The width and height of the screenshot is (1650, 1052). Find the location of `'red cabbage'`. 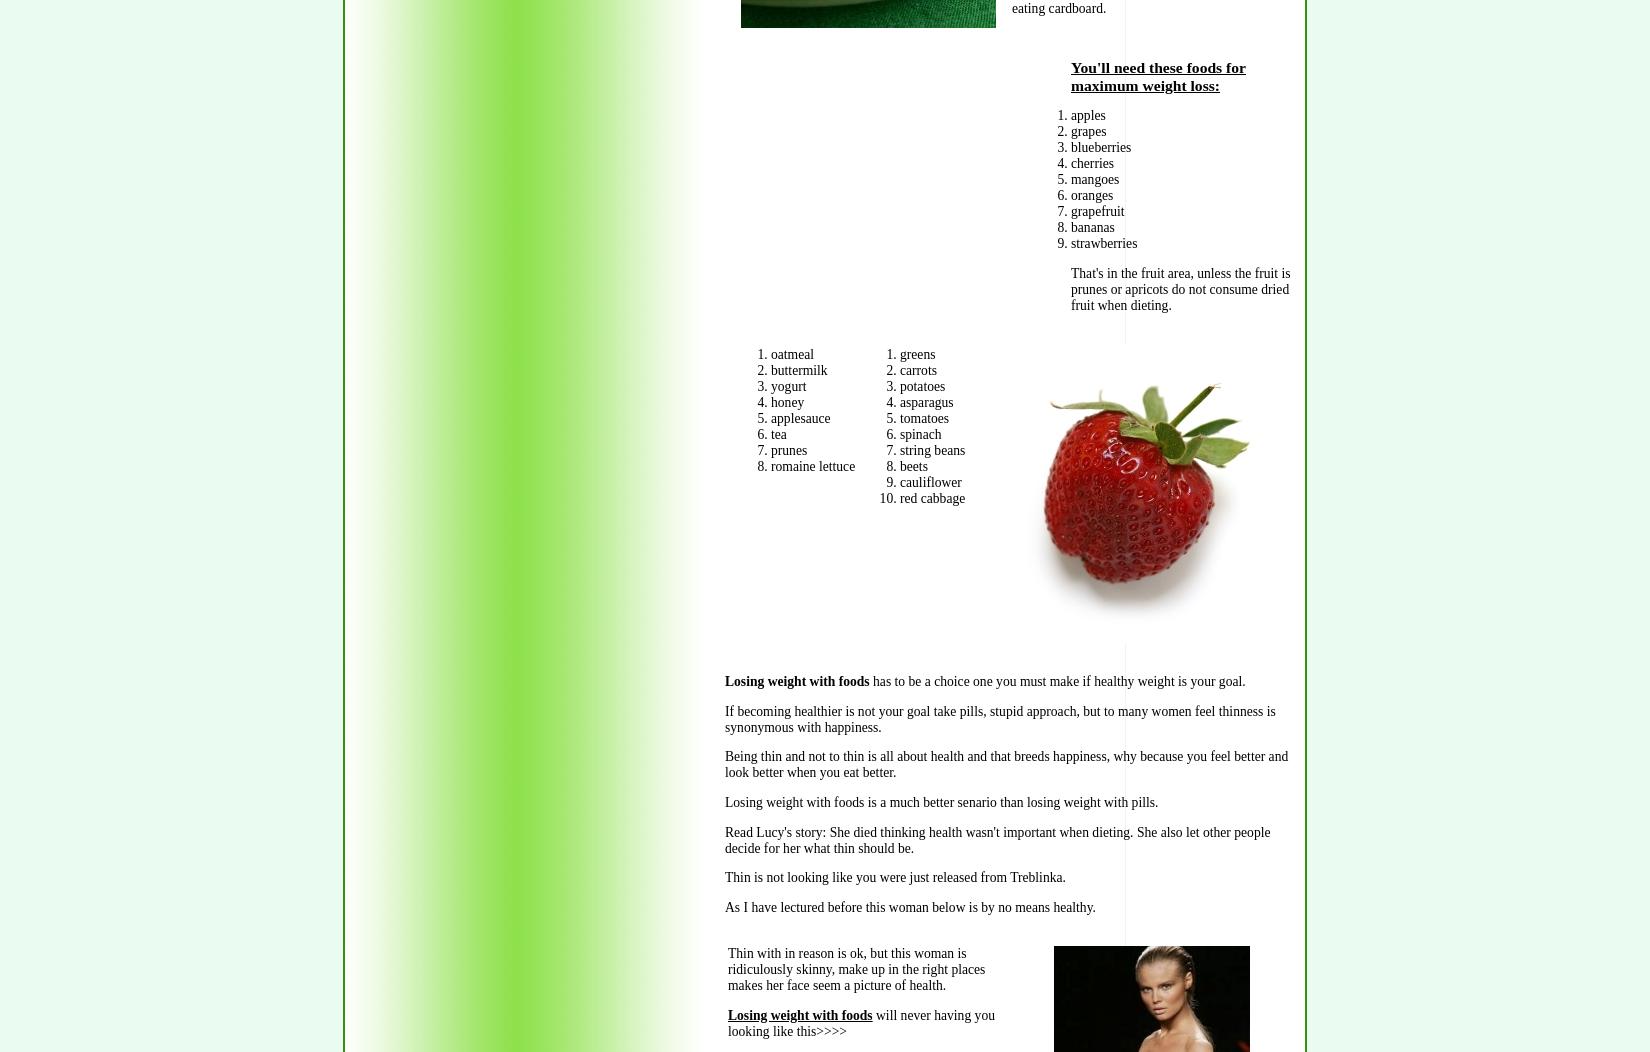

'red cabbage' is located at coordinates (932, 496).